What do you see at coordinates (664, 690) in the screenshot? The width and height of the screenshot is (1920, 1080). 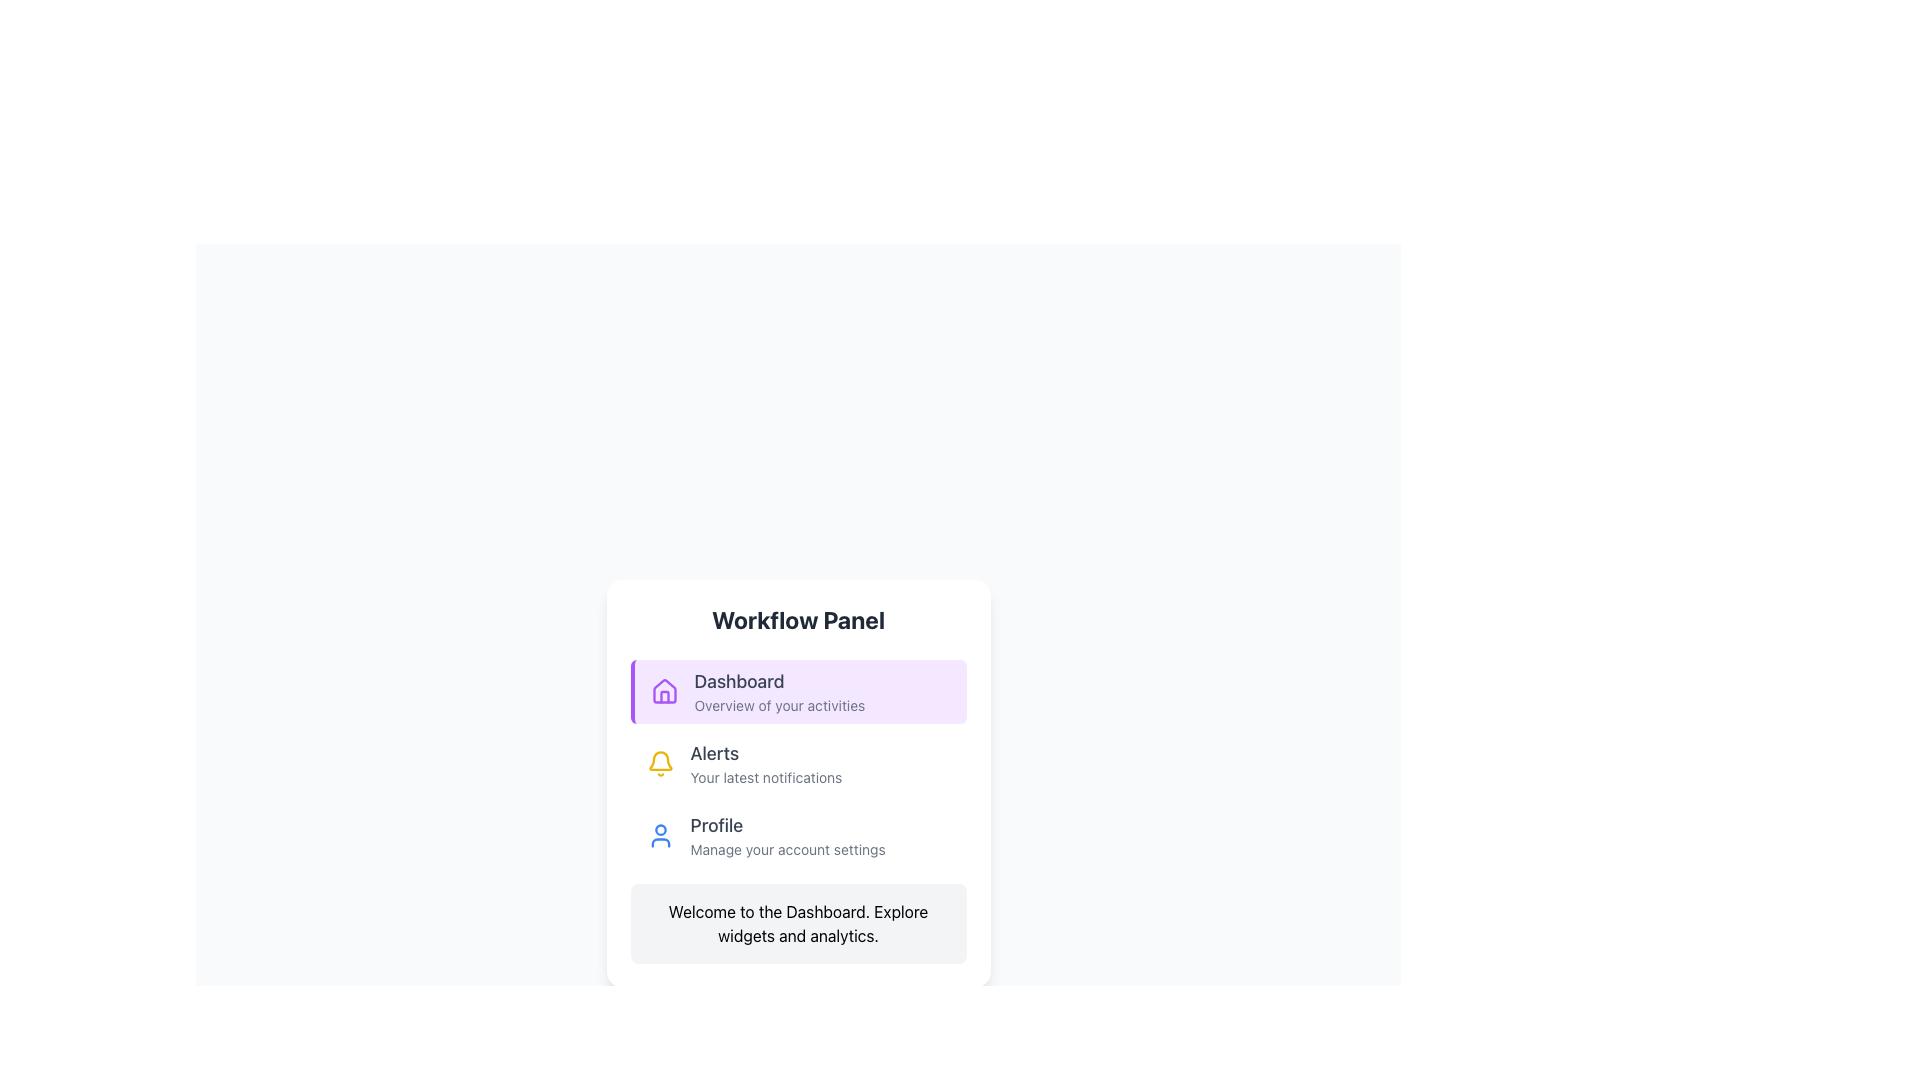 I see `the purple house outline SVG icon located next to the 'Dashboard' text` at bounding box center [664, 690].